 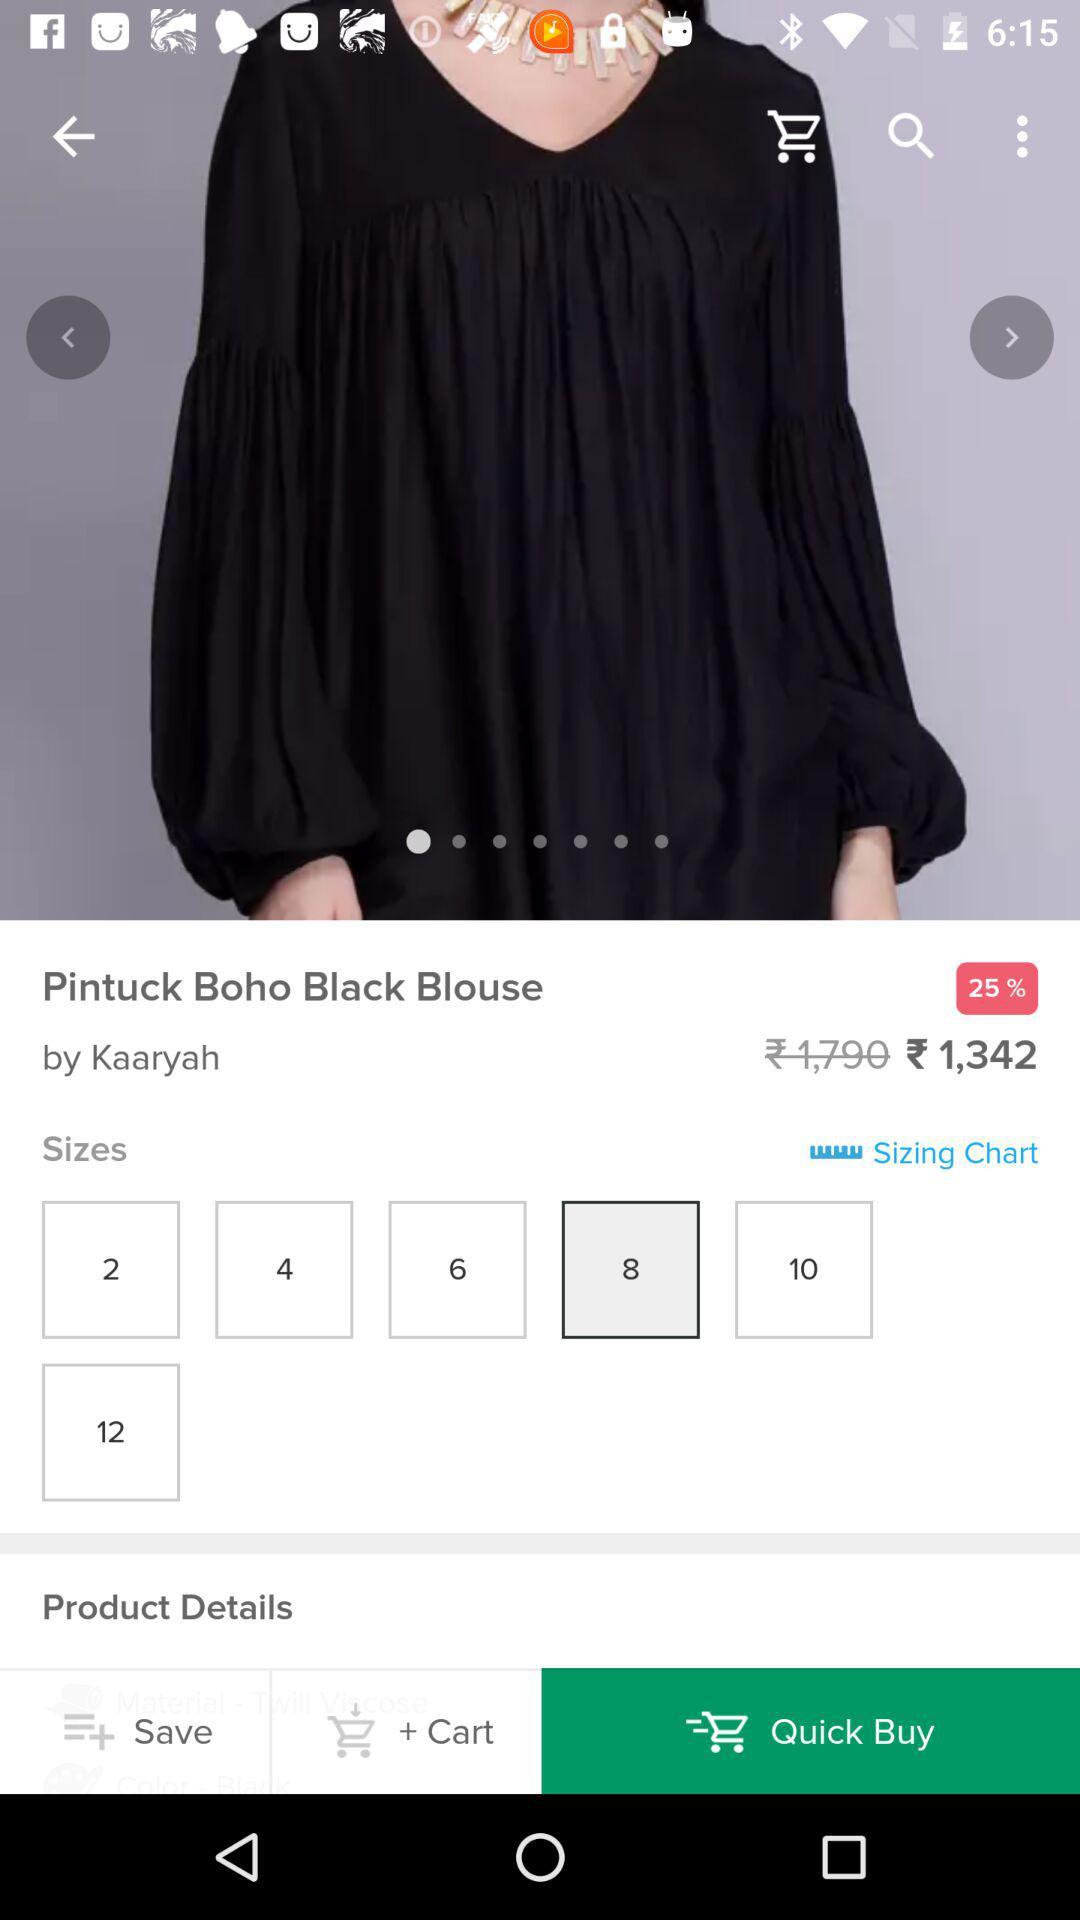 I want to click on the search button on the web page, so click(x=911, y=136).